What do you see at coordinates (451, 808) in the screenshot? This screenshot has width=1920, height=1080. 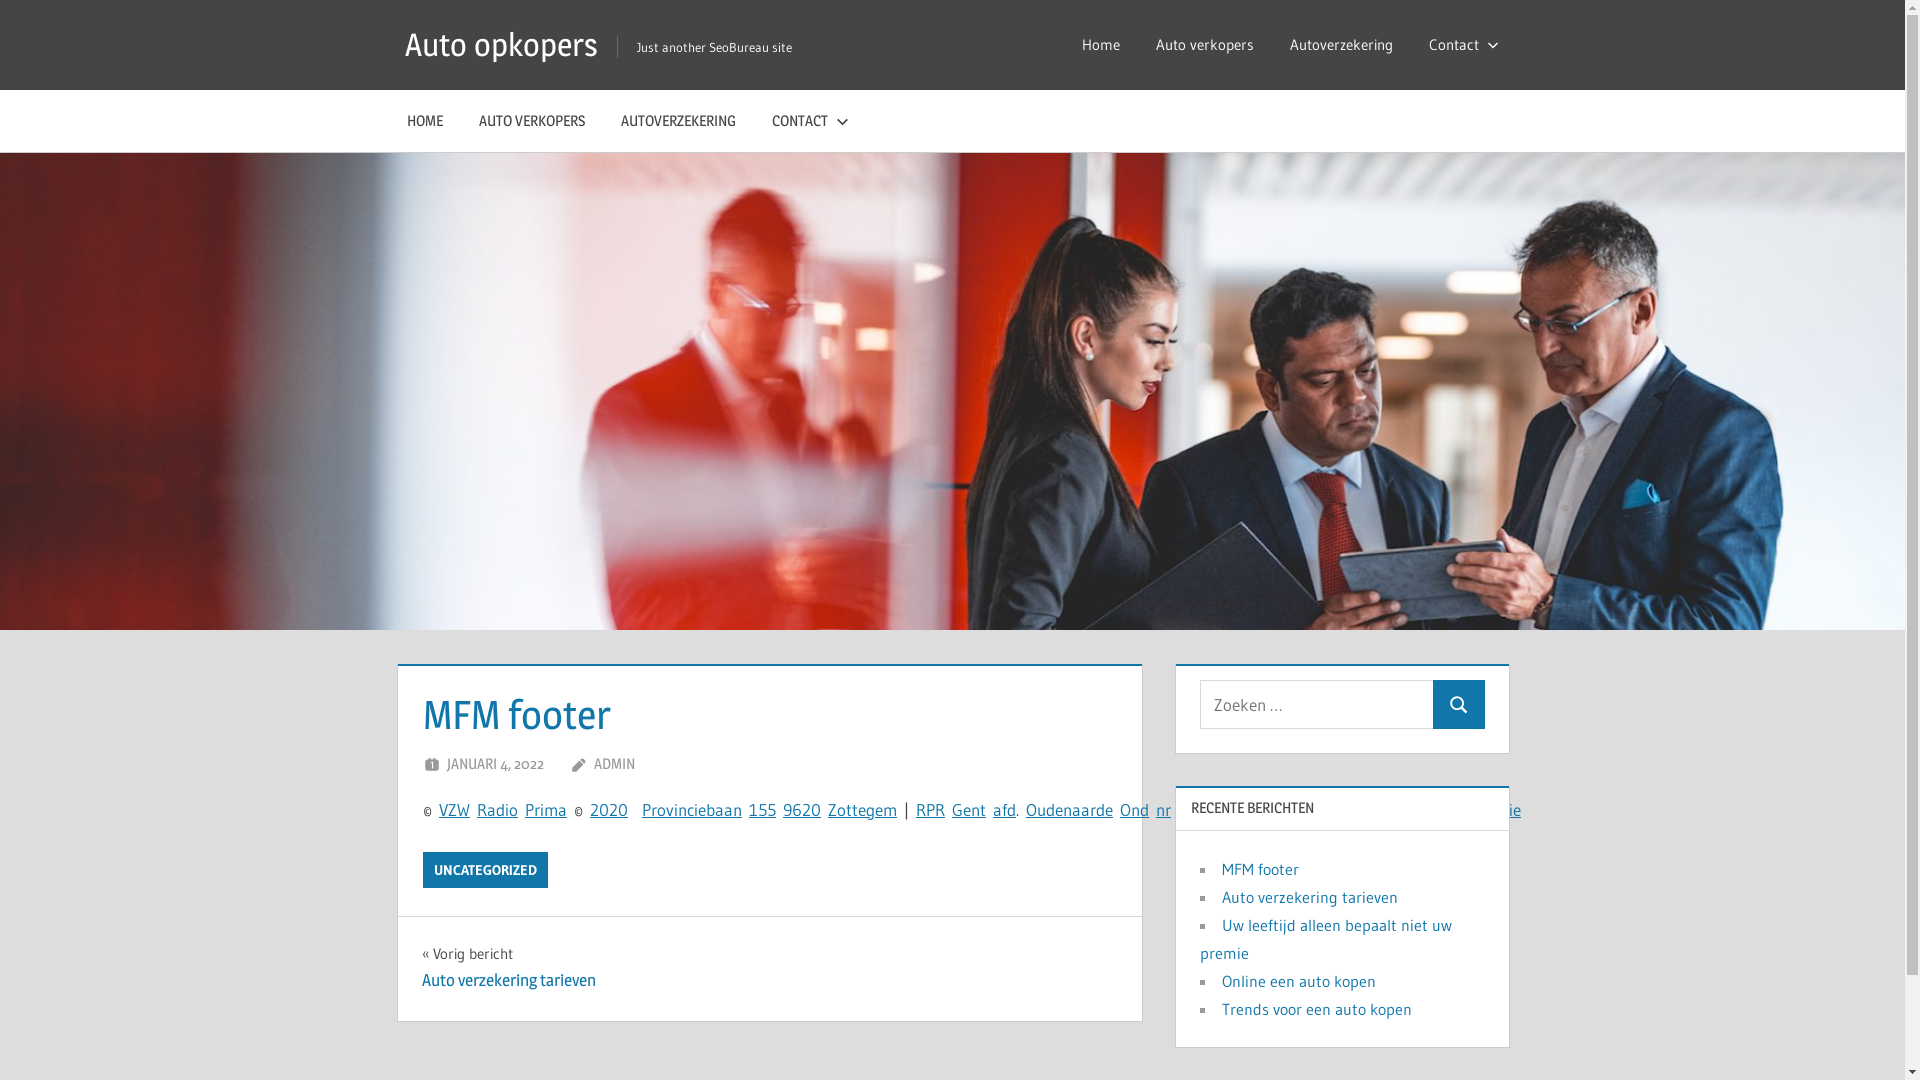 I see `'Z'` at bounding box center [451, 808].